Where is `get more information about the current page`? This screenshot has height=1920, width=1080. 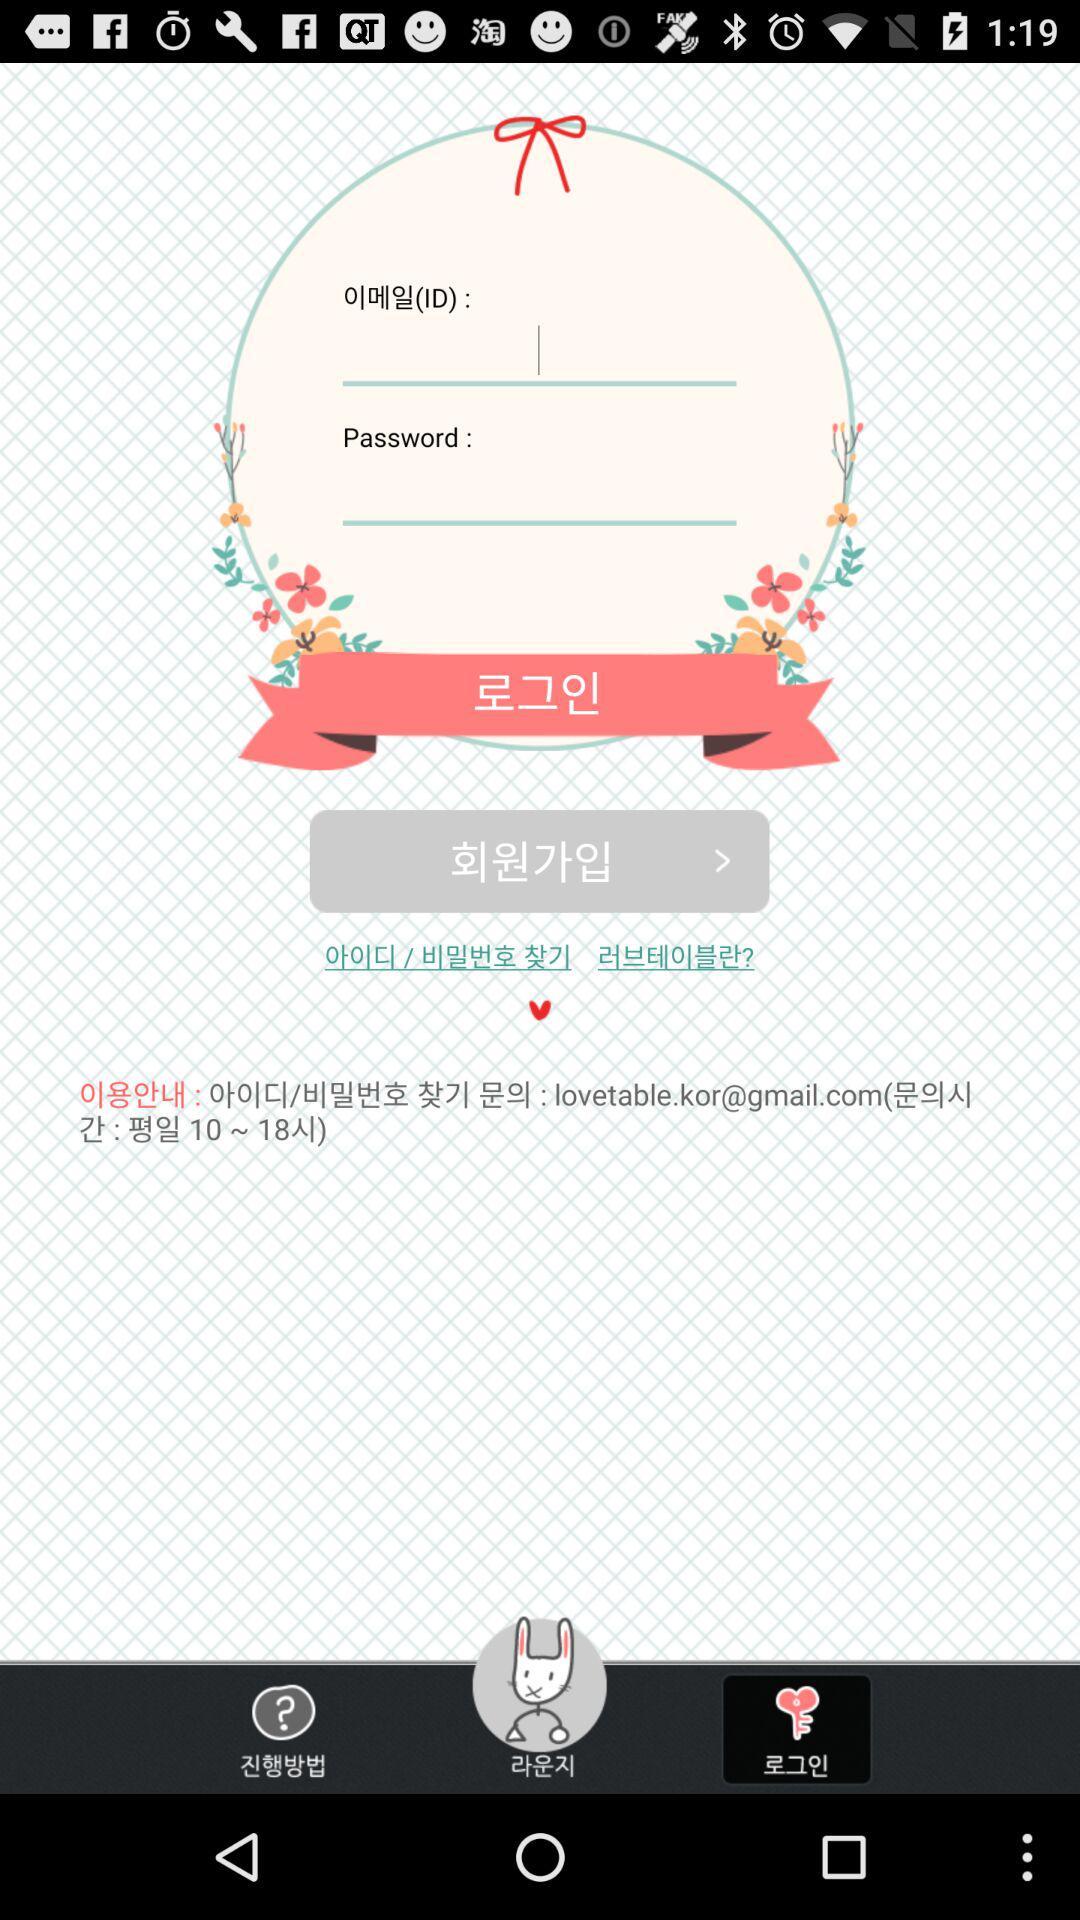
get more information about the current page is located at coordinates (282, 1728).